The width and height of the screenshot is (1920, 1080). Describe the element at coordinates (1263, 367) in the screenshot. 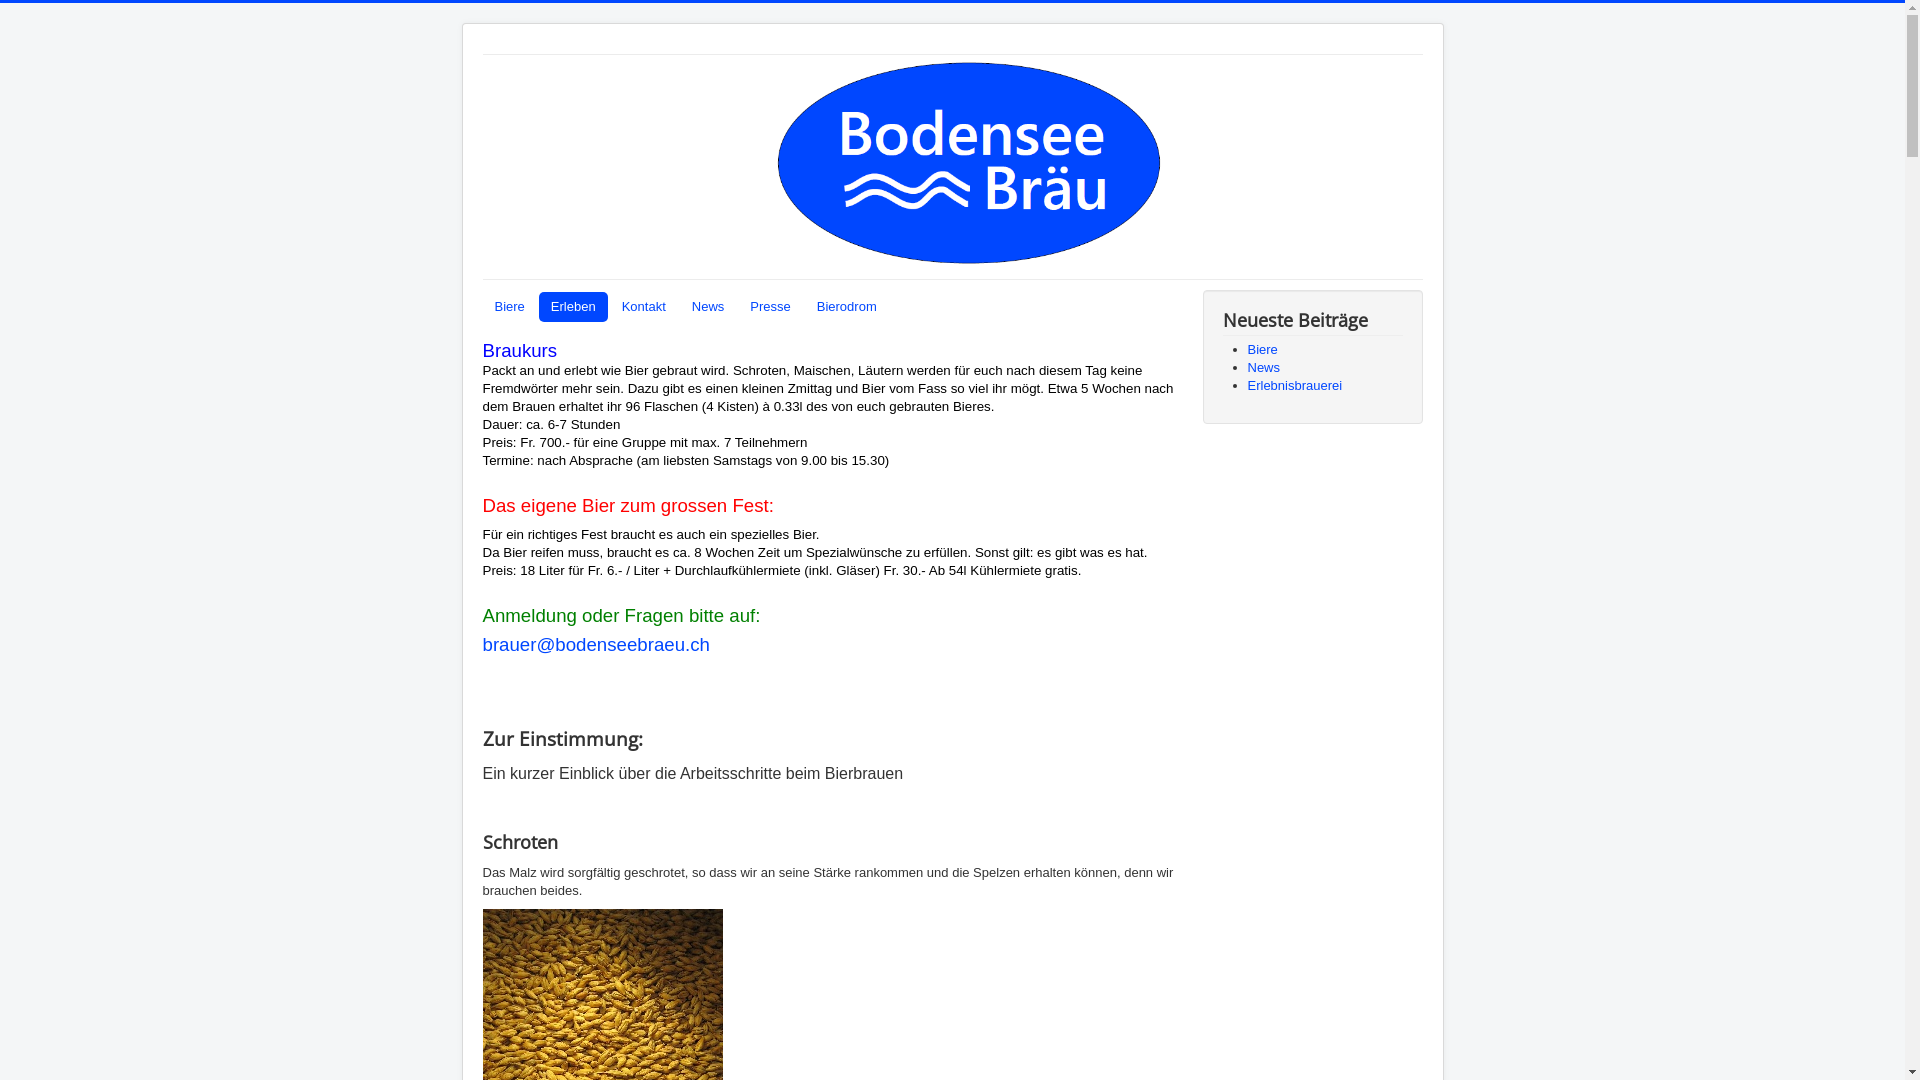

I see `'News'` at that location.